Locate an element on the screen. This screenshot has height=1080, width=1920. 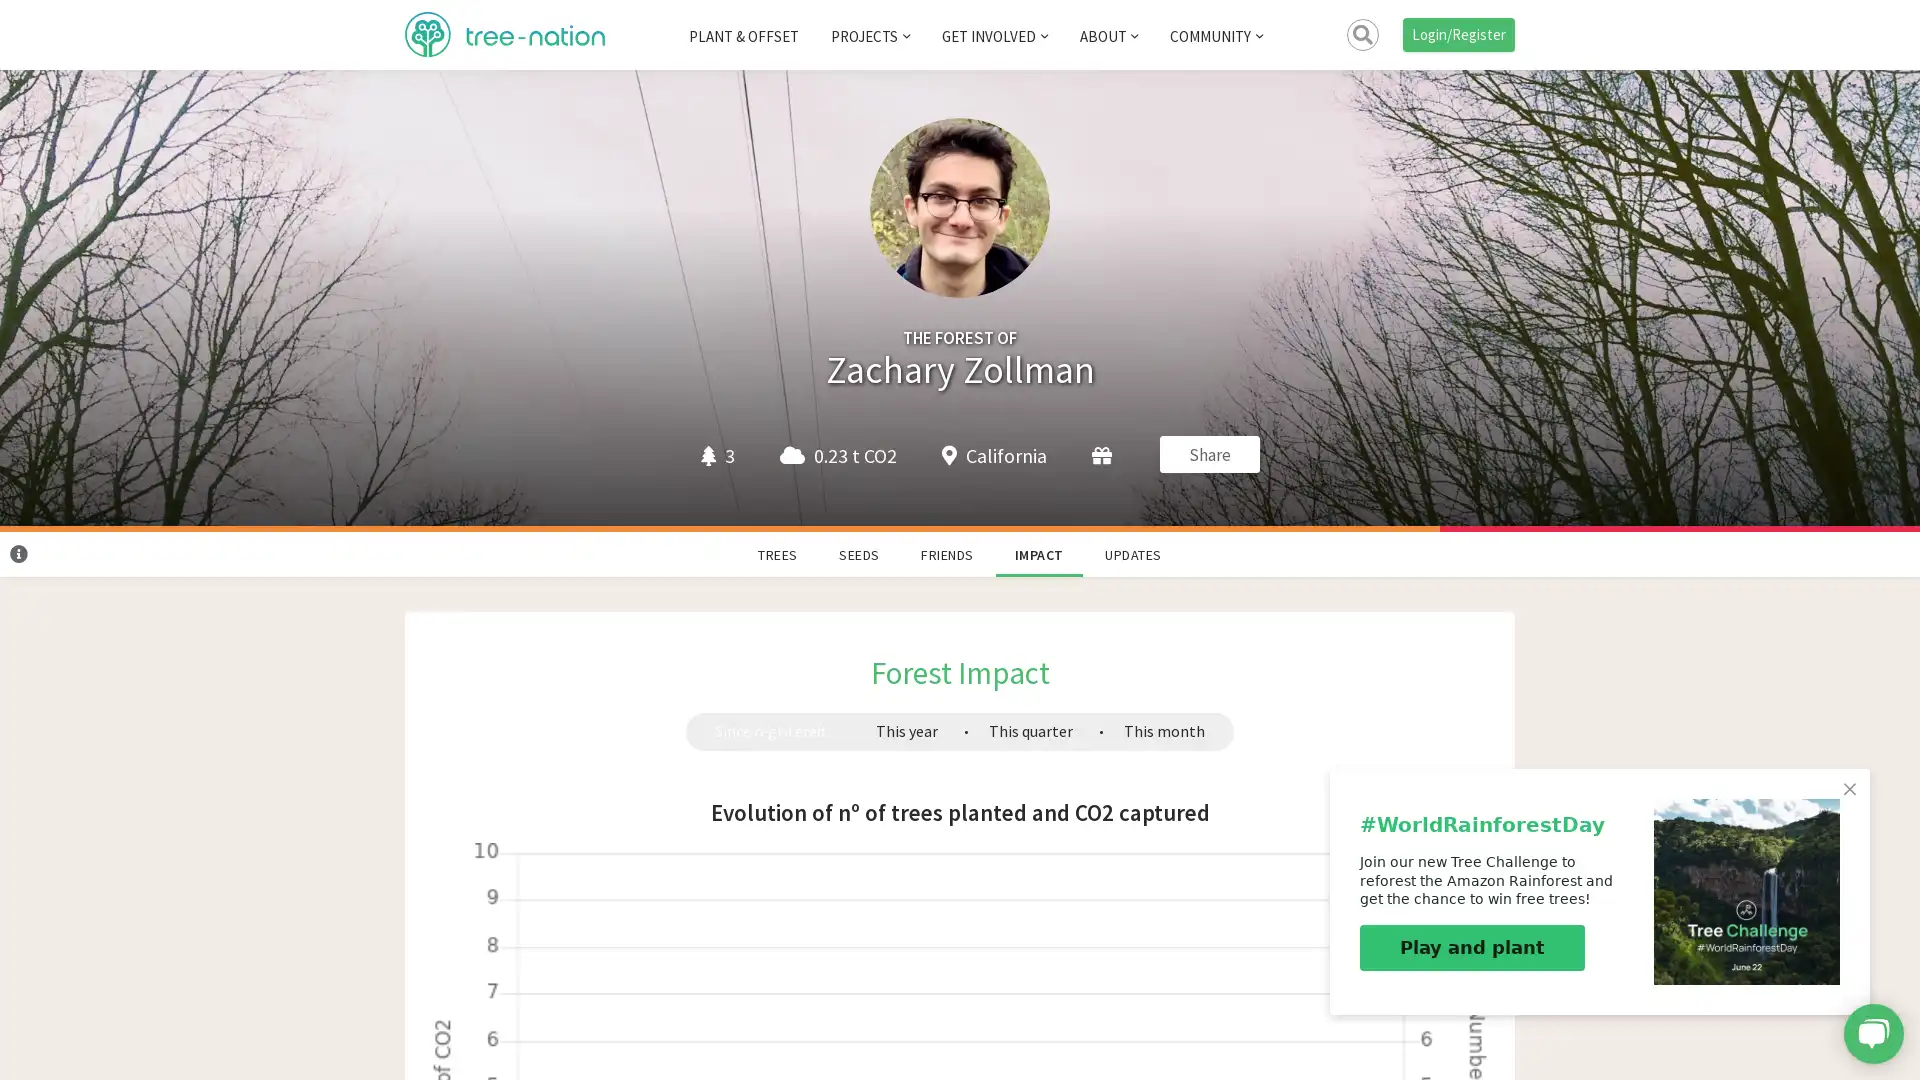
Since registered is located at coordinates (768, 731).